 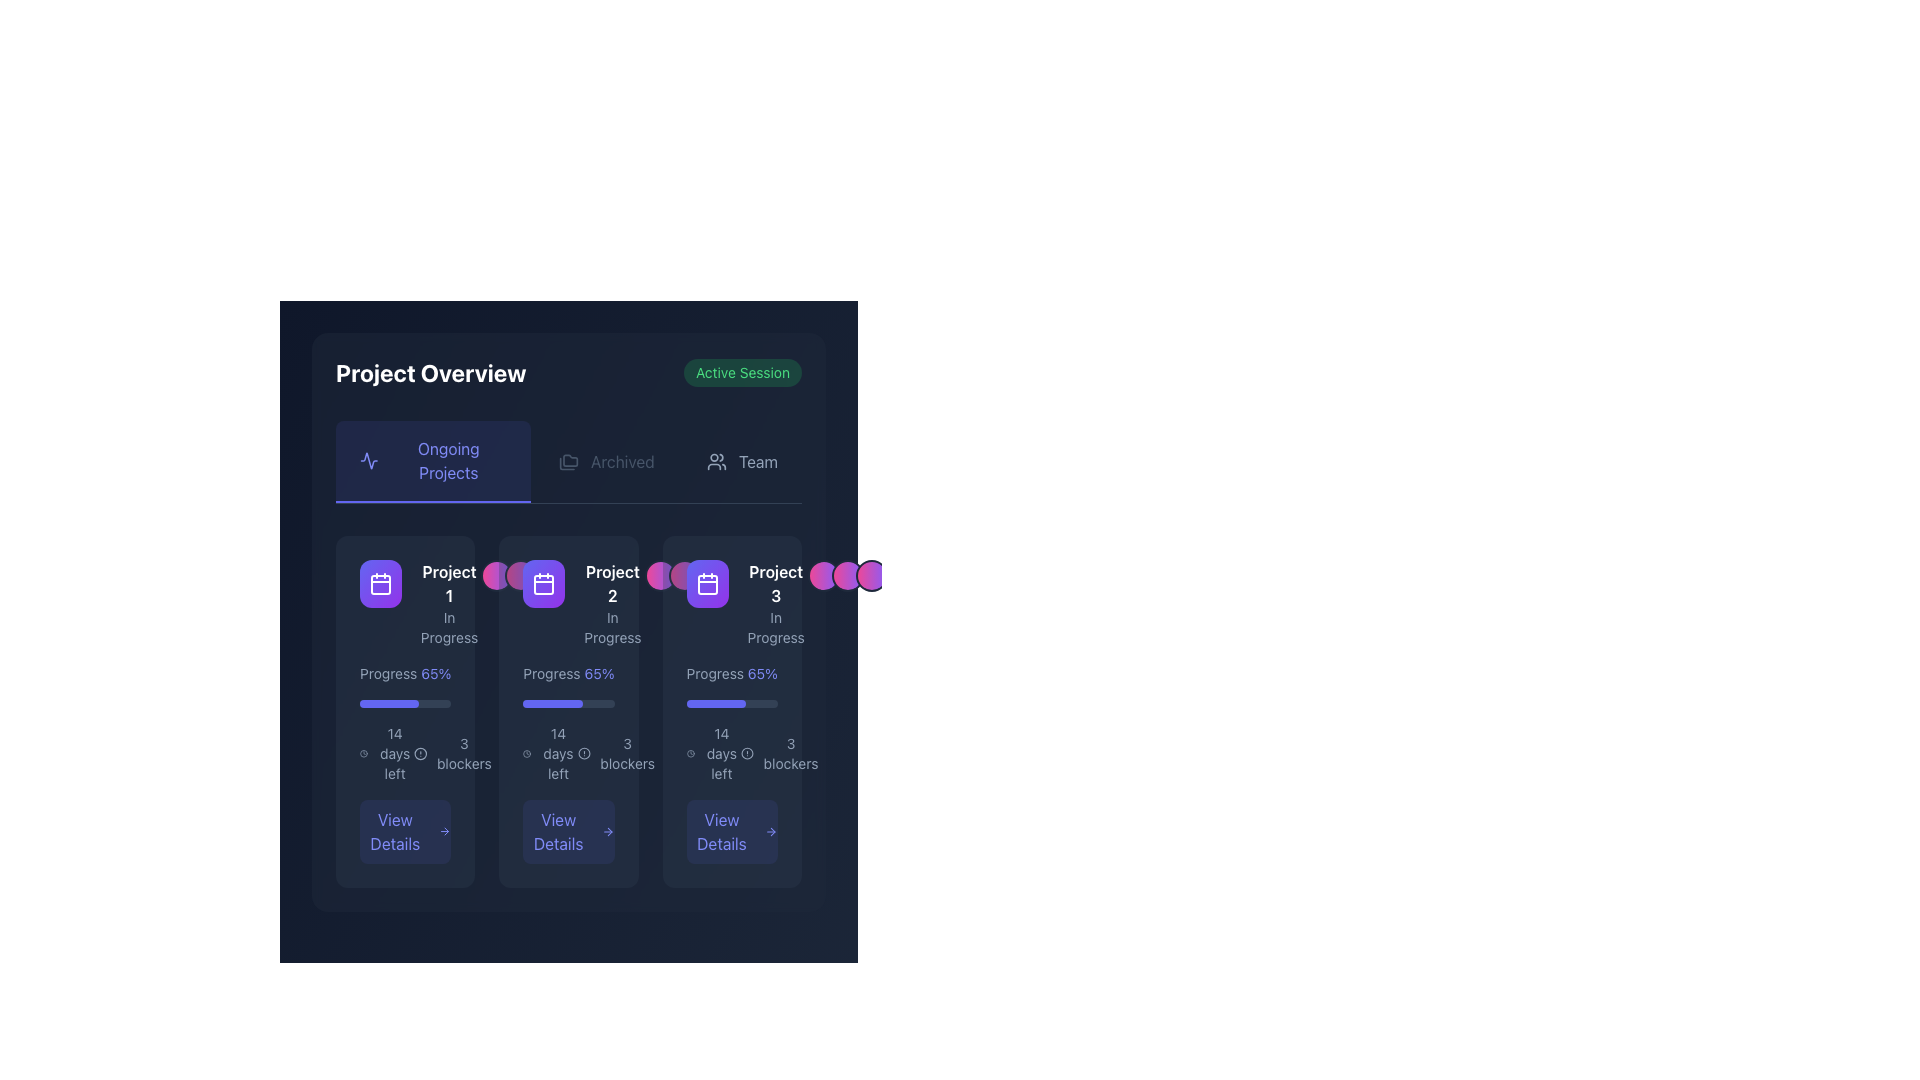 What do you see at coordinates (420, 753) in the screenshot?
I see `the alert icon located below the 'Progress 65%' bar and to the left of the '14 days left' label in the first project card` at bounding box center [420, 753].